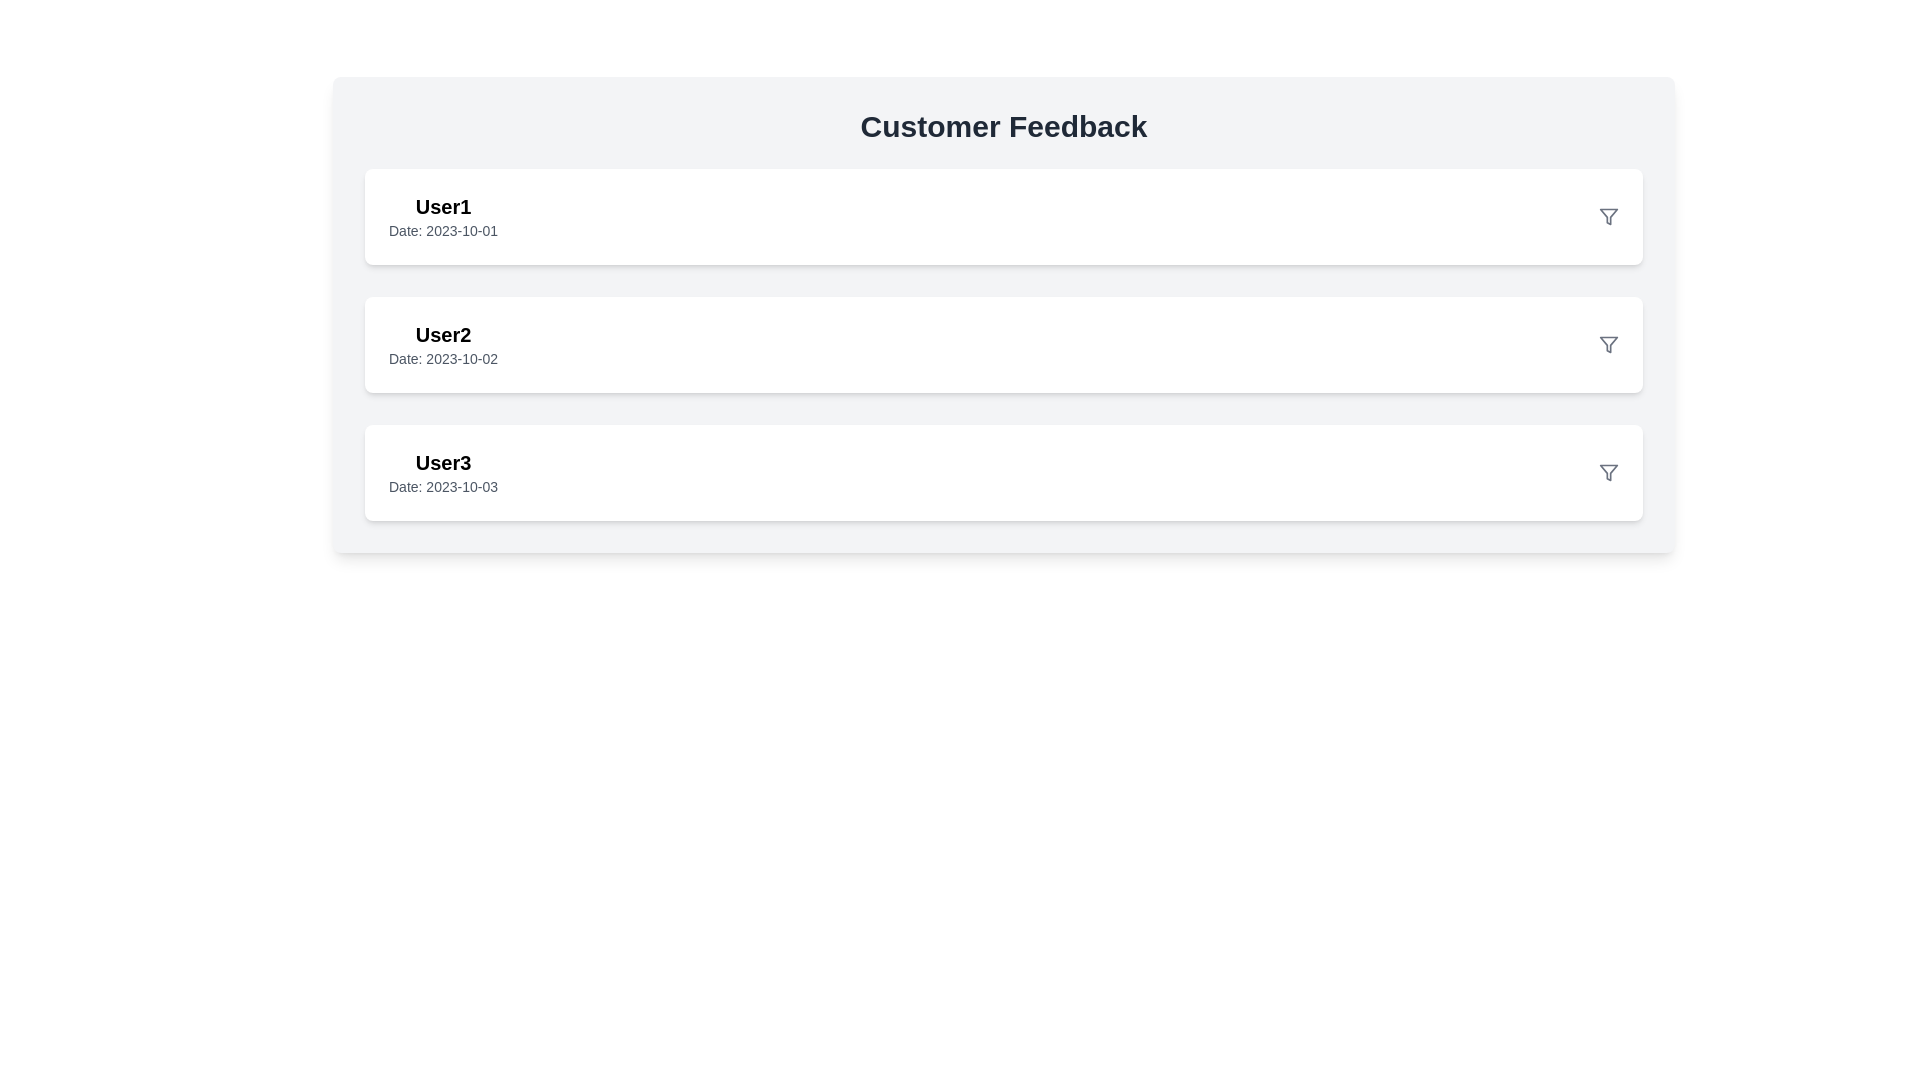  Describe the element at coordinates (442, 334) in the screenshot. I see `the username text label located at the top-left corner of the second customer feedback card, which is positioned above the date text 'Date: 2023-10-02.'` at that location.